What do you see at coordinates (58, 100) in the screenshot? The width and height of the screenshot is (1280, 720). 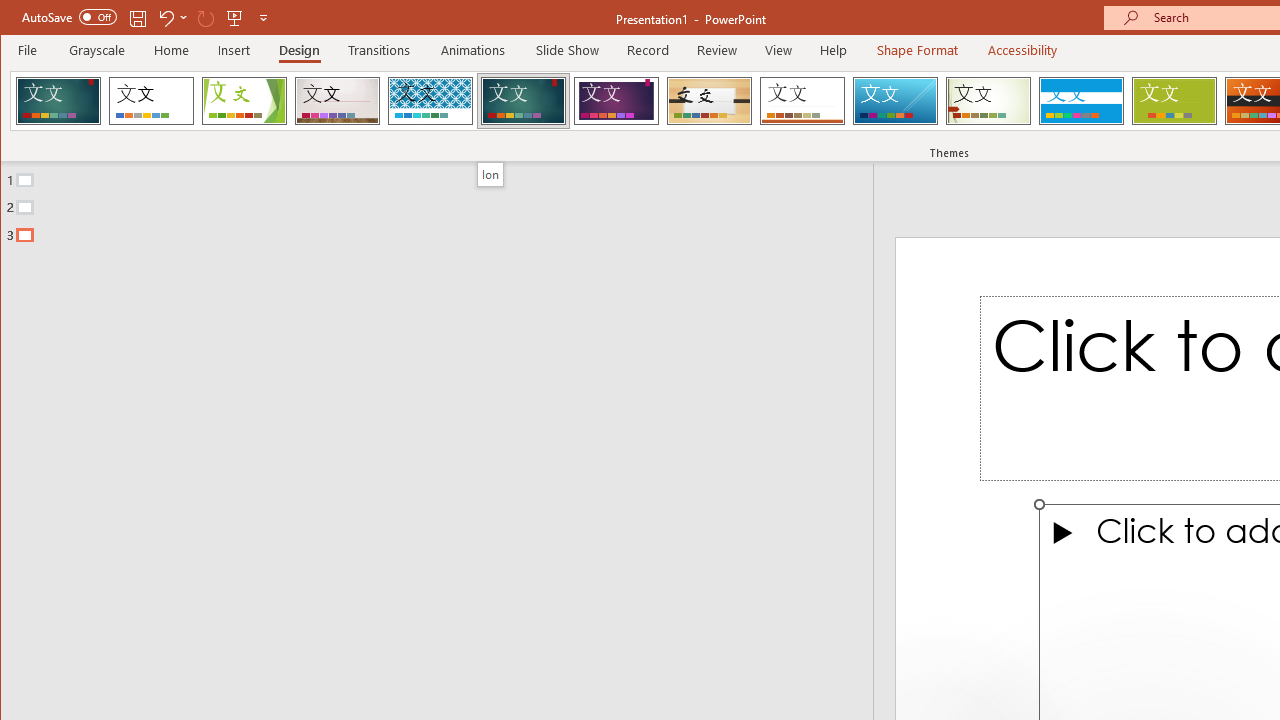 I see `'Dividend'` at bounding box center [58, 100].